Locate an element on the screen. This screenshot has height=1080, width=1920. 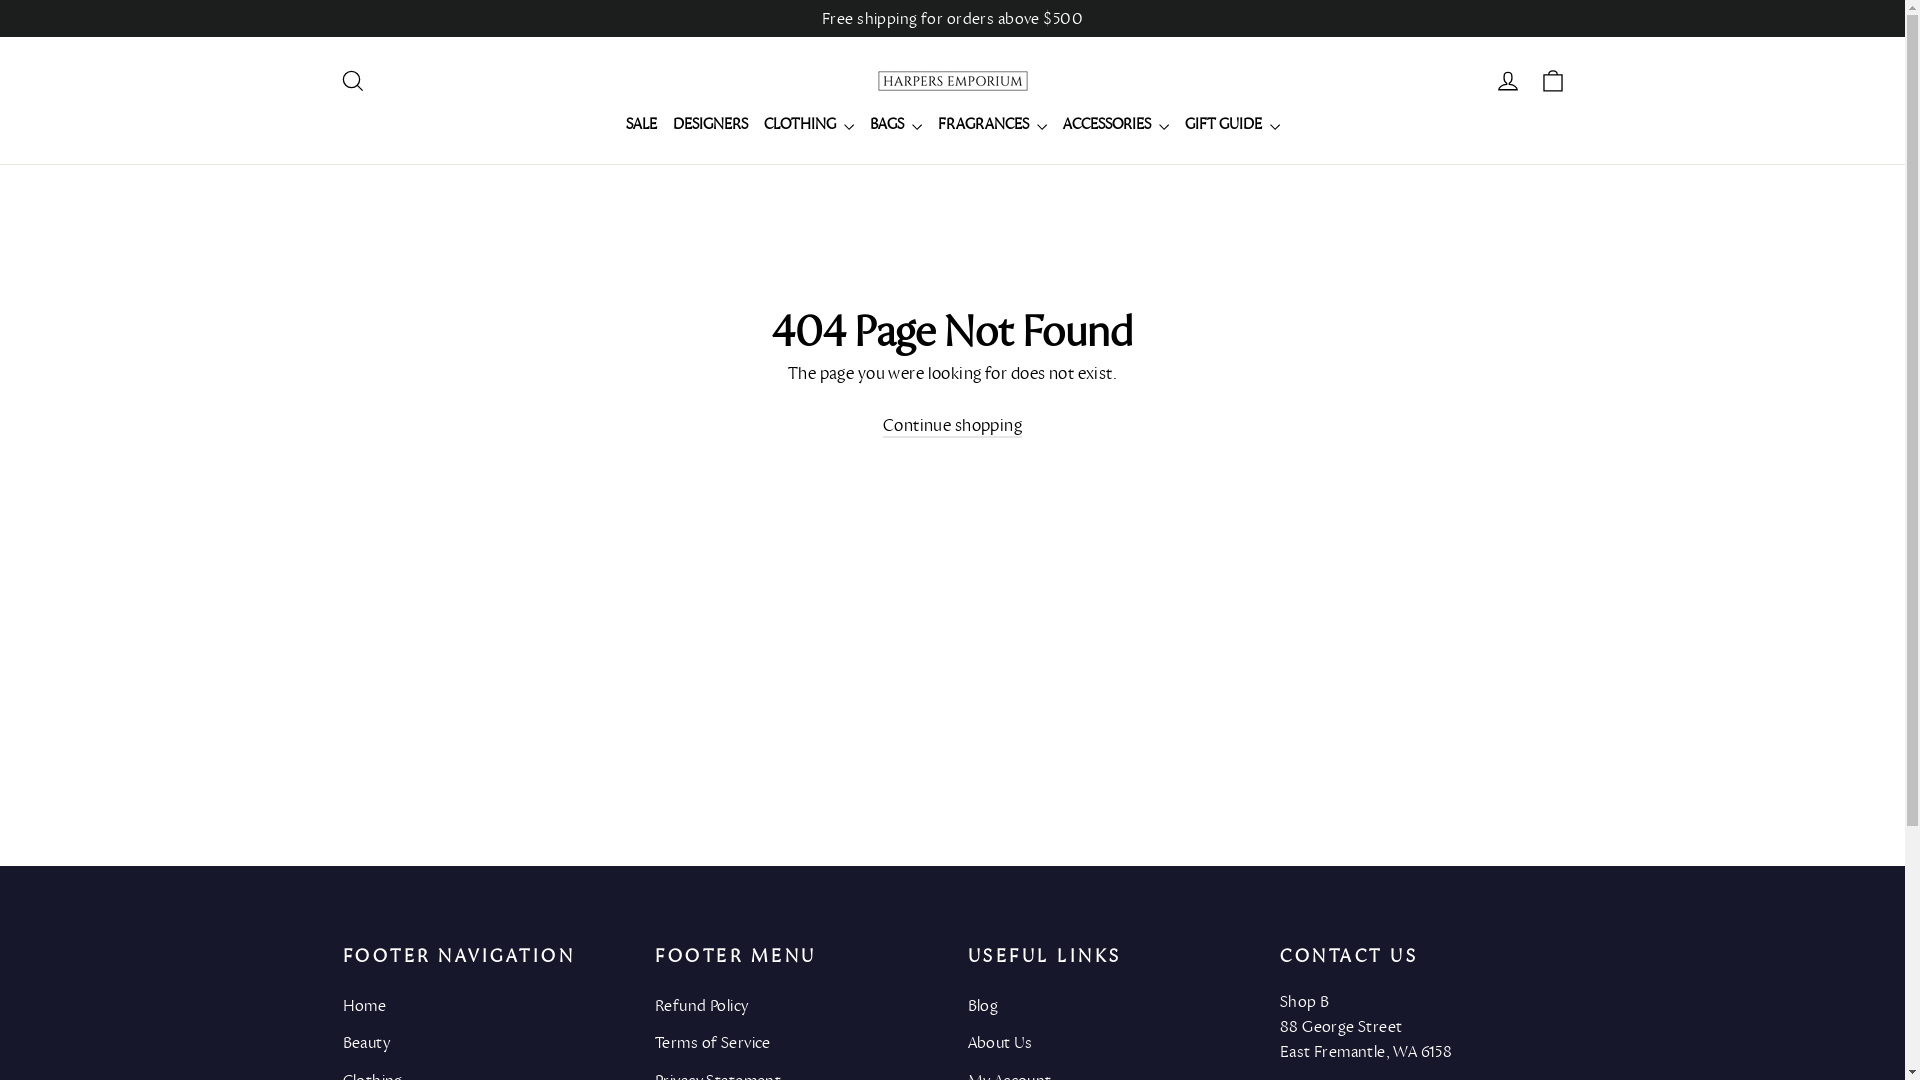
'Log in' is located at coordinates (1507, 80).